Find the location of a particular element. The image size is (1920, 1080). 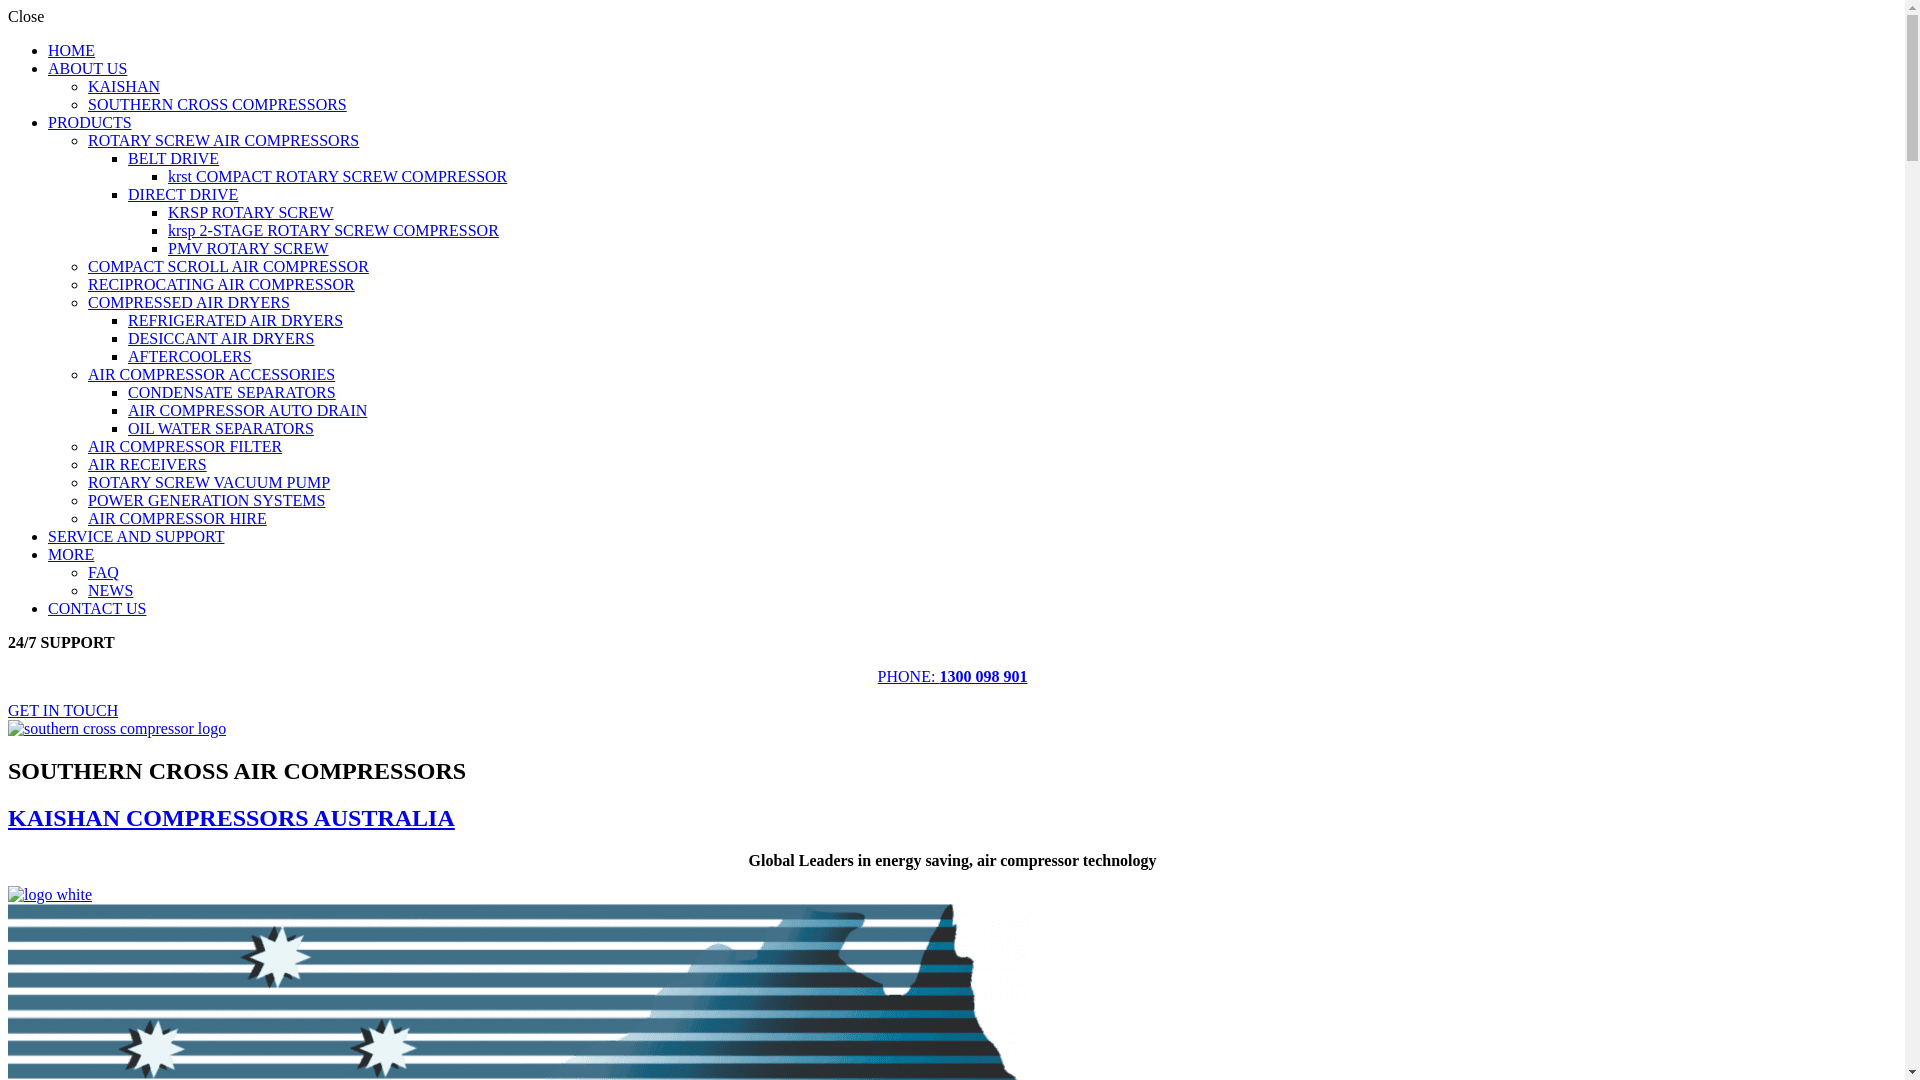

'FAQ' is located at coordinates (102, 572).